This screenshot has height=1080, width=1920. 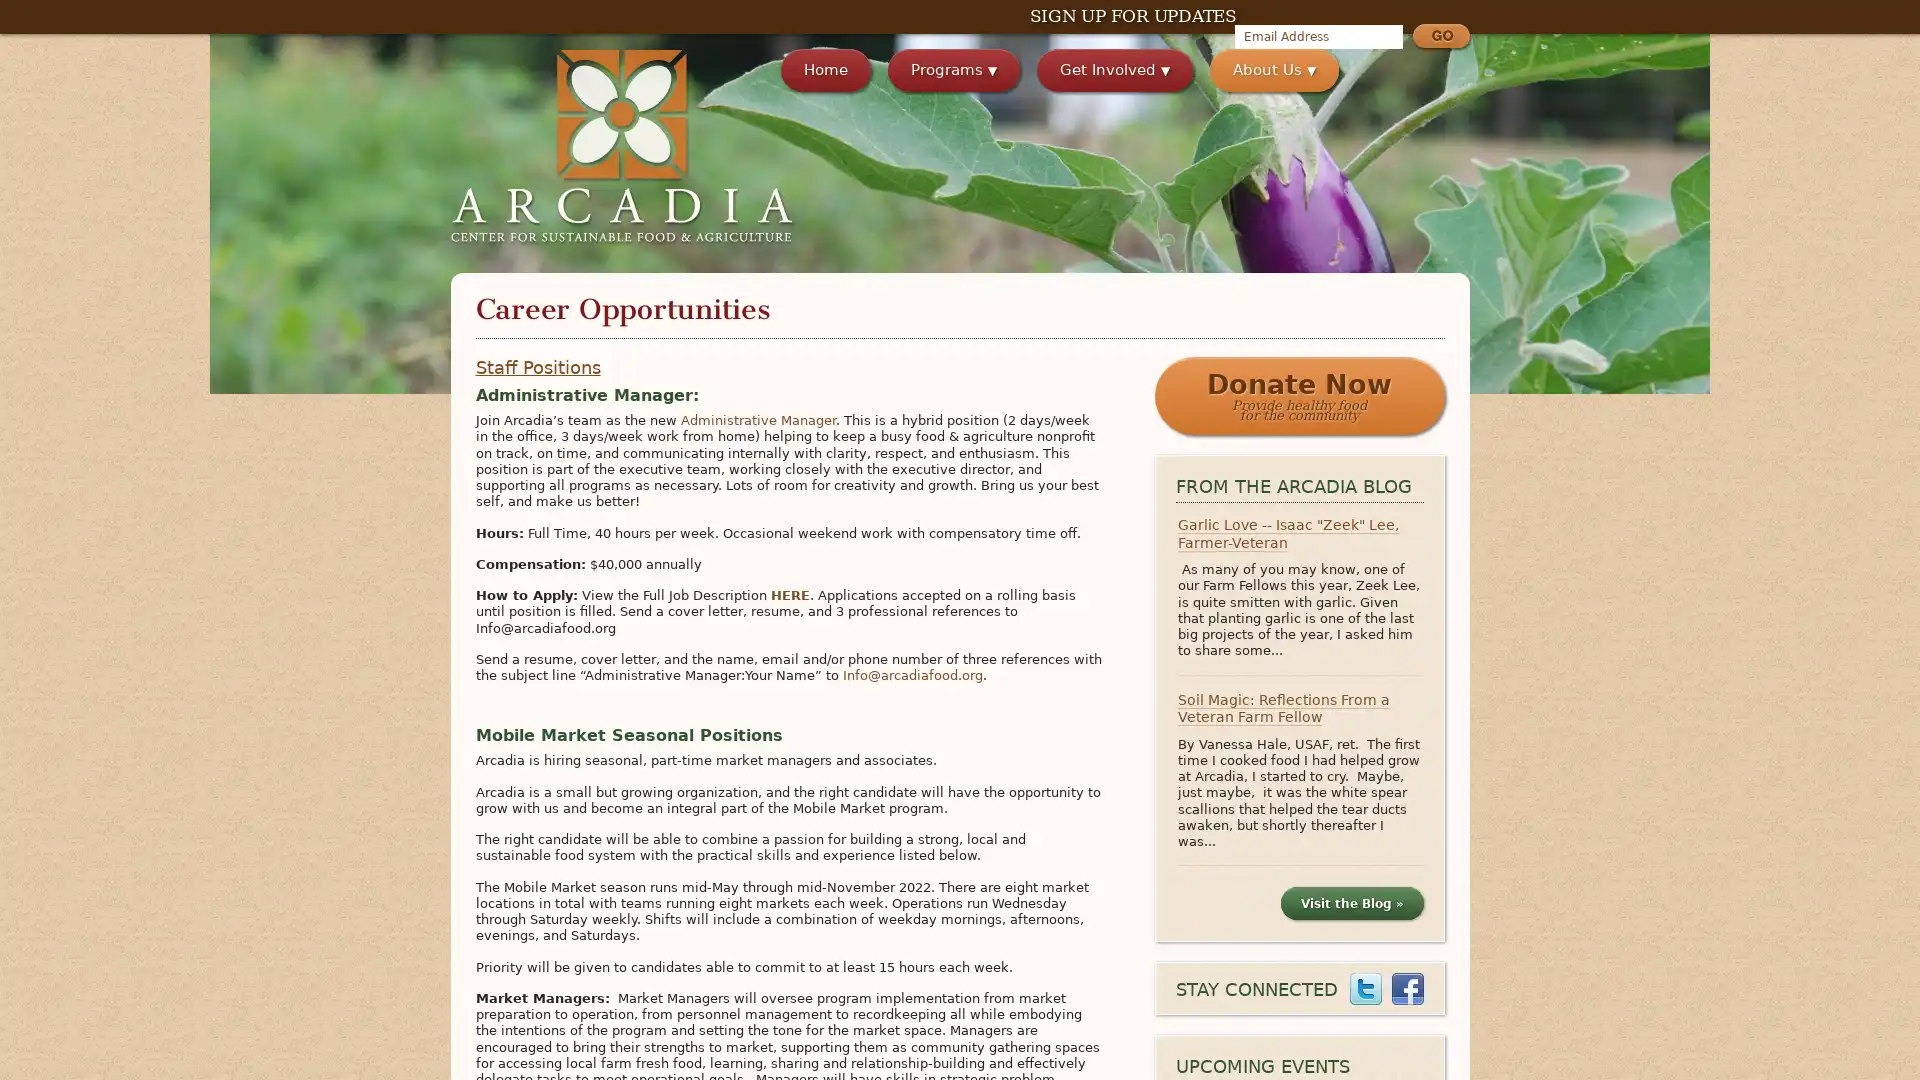 What do you see at coordinates (1440, 38) in the screenshot?
I see `Submit` at bounding box center [1440, 38].